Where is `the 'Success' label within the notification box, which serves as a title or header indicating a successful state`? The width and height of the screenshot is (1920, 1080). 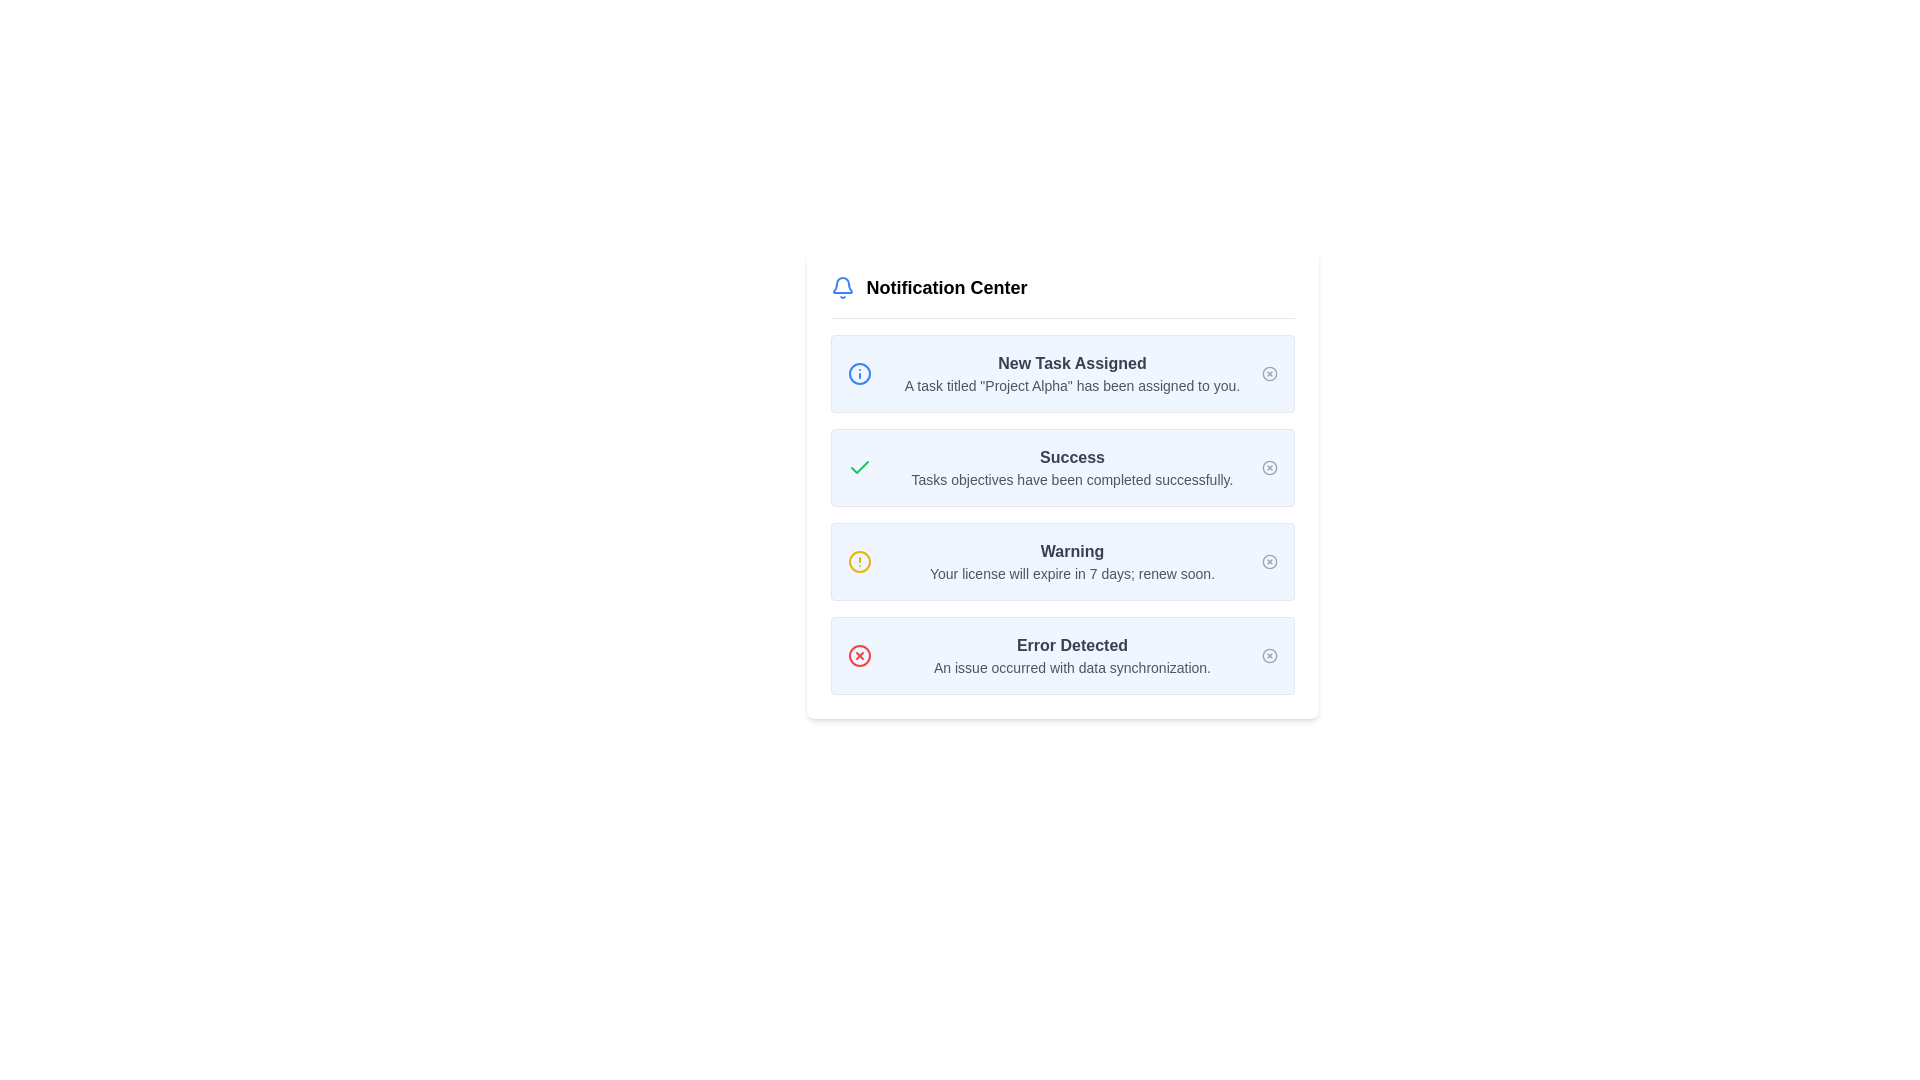
the 'Success' label within the notification box, which serves as a title or header indicating a successful state is located at coordinates (1071, 458).